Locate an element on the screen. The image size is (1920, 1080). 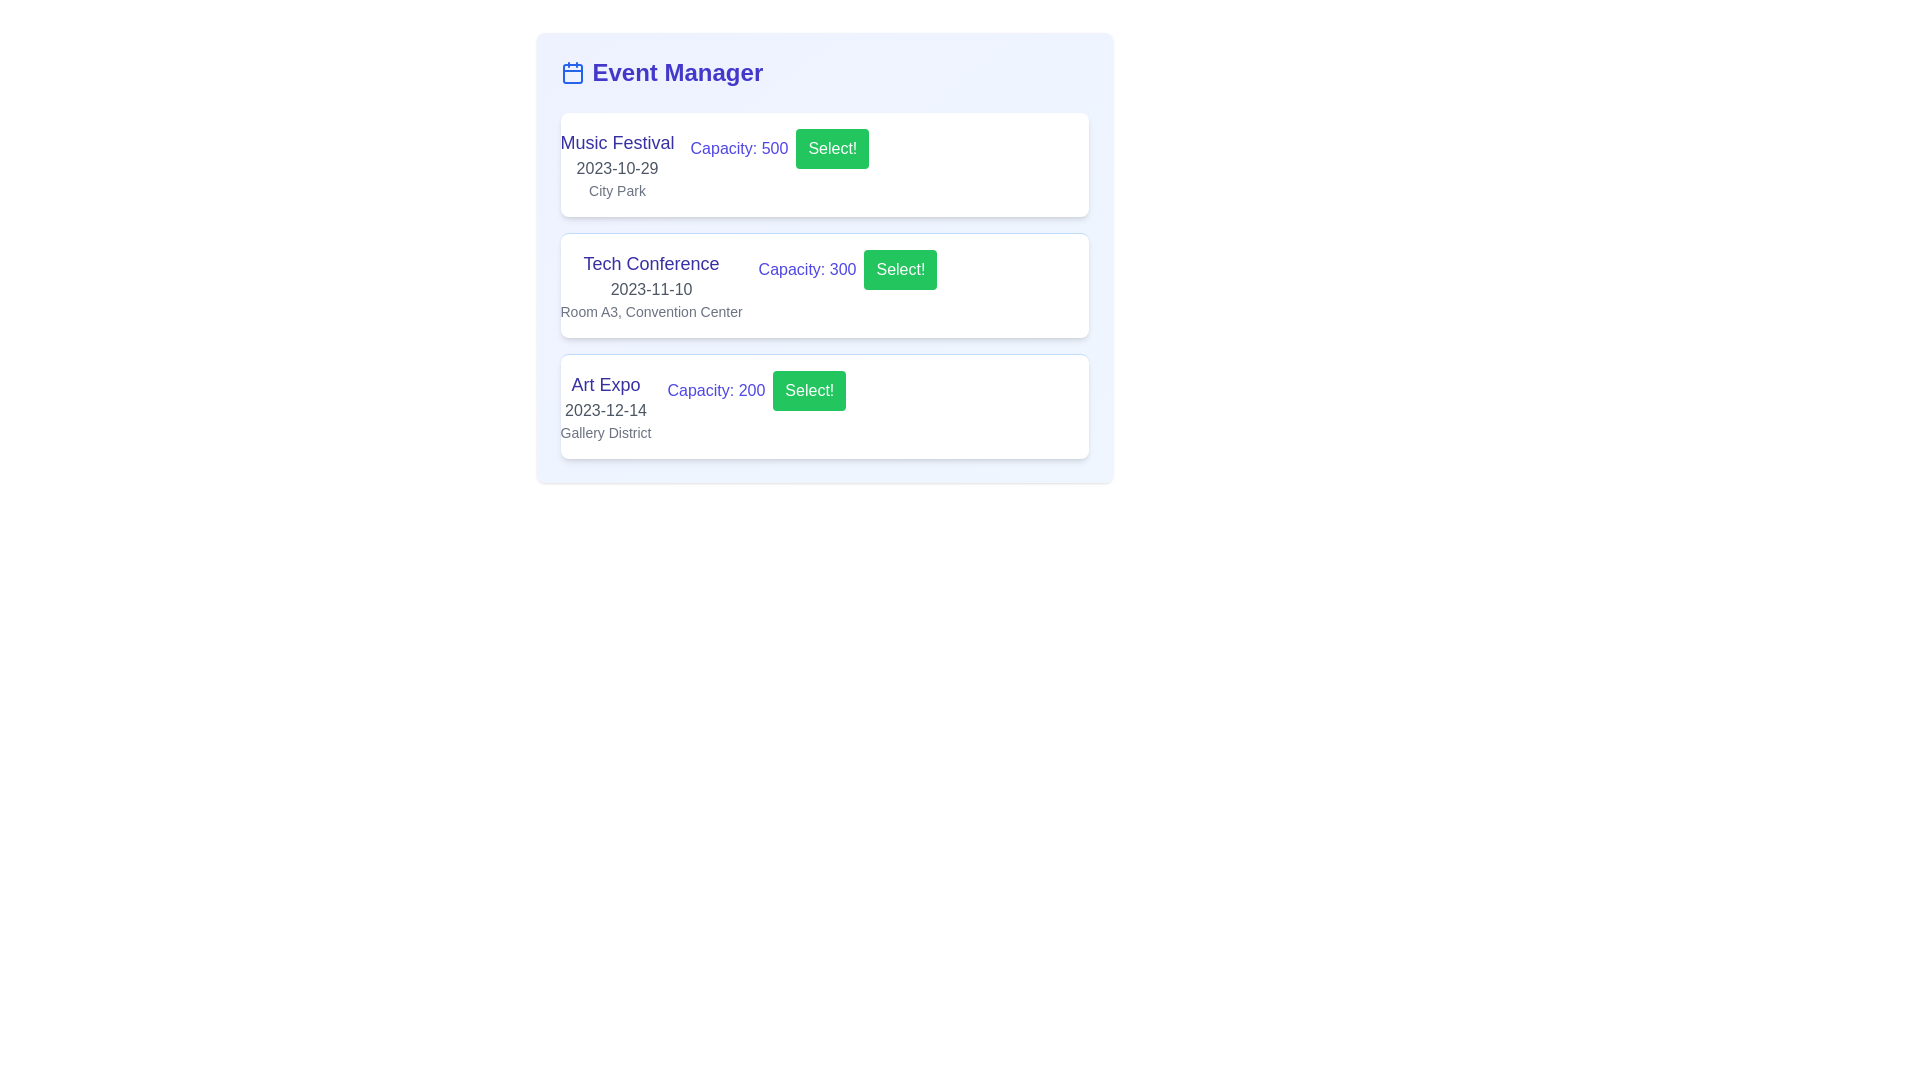
event details displayed in the text block for the 'Music Festival', which includes its name, date, and location is located at coordinates (616, 164).